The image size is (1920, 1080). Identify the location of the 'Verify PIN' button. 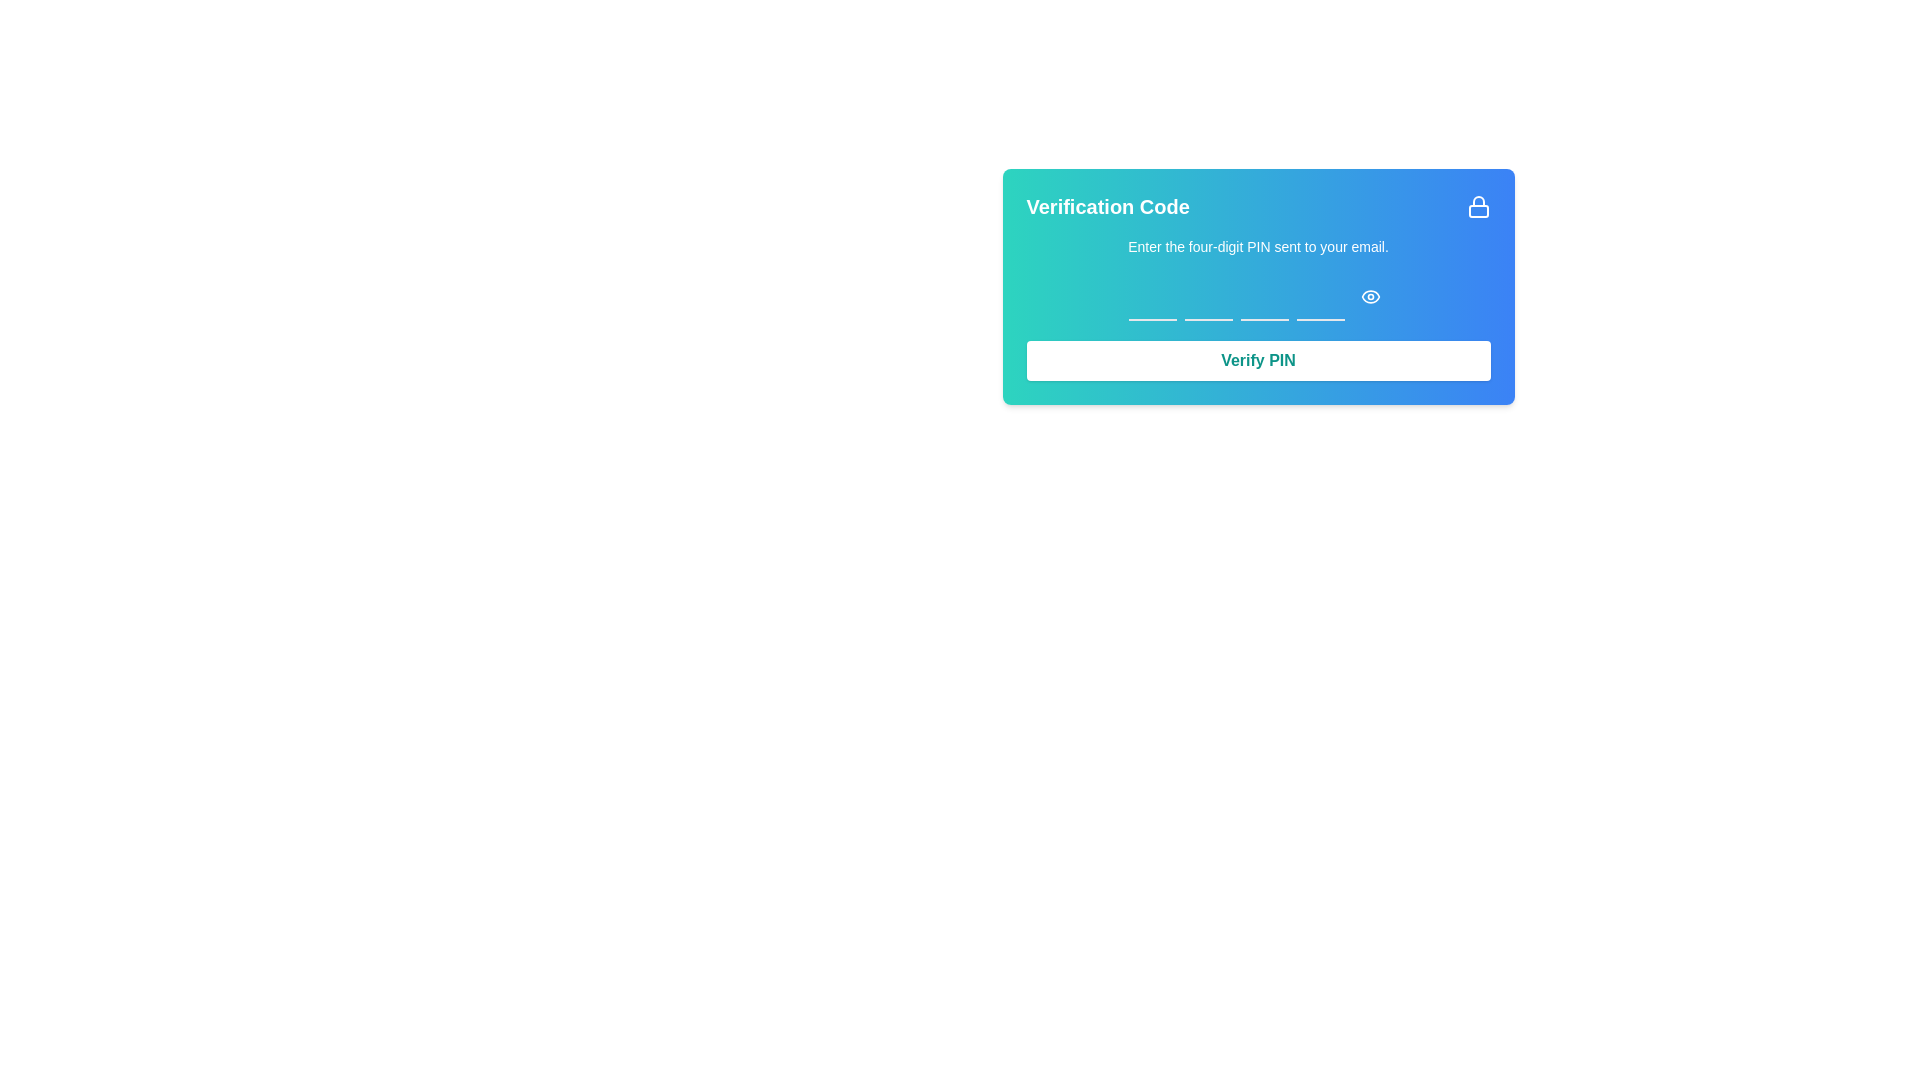
(1257, 361).